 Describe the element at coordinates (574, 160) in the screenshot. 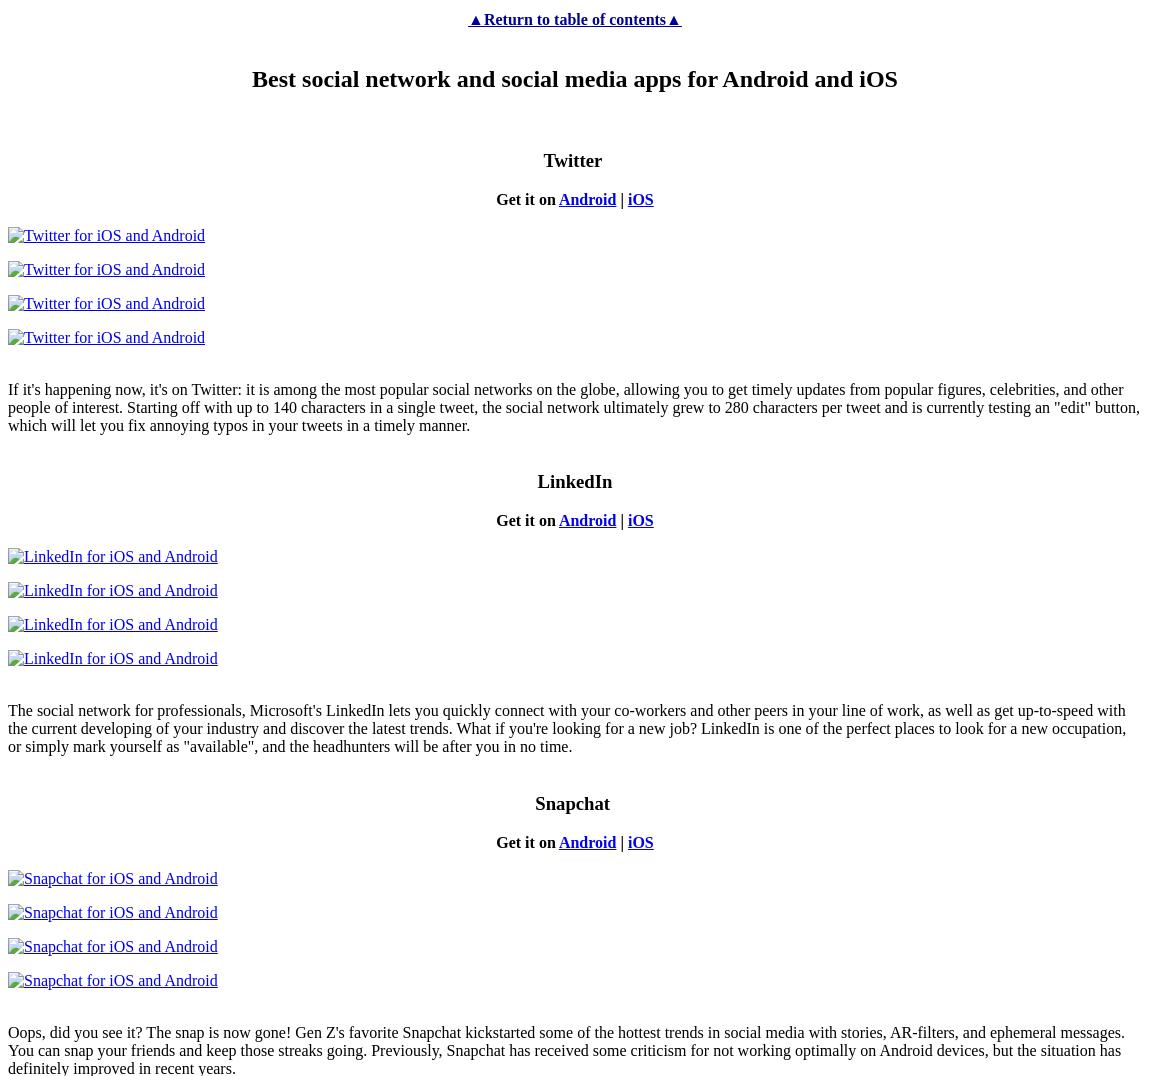

I see `'Twitter'` at that location.